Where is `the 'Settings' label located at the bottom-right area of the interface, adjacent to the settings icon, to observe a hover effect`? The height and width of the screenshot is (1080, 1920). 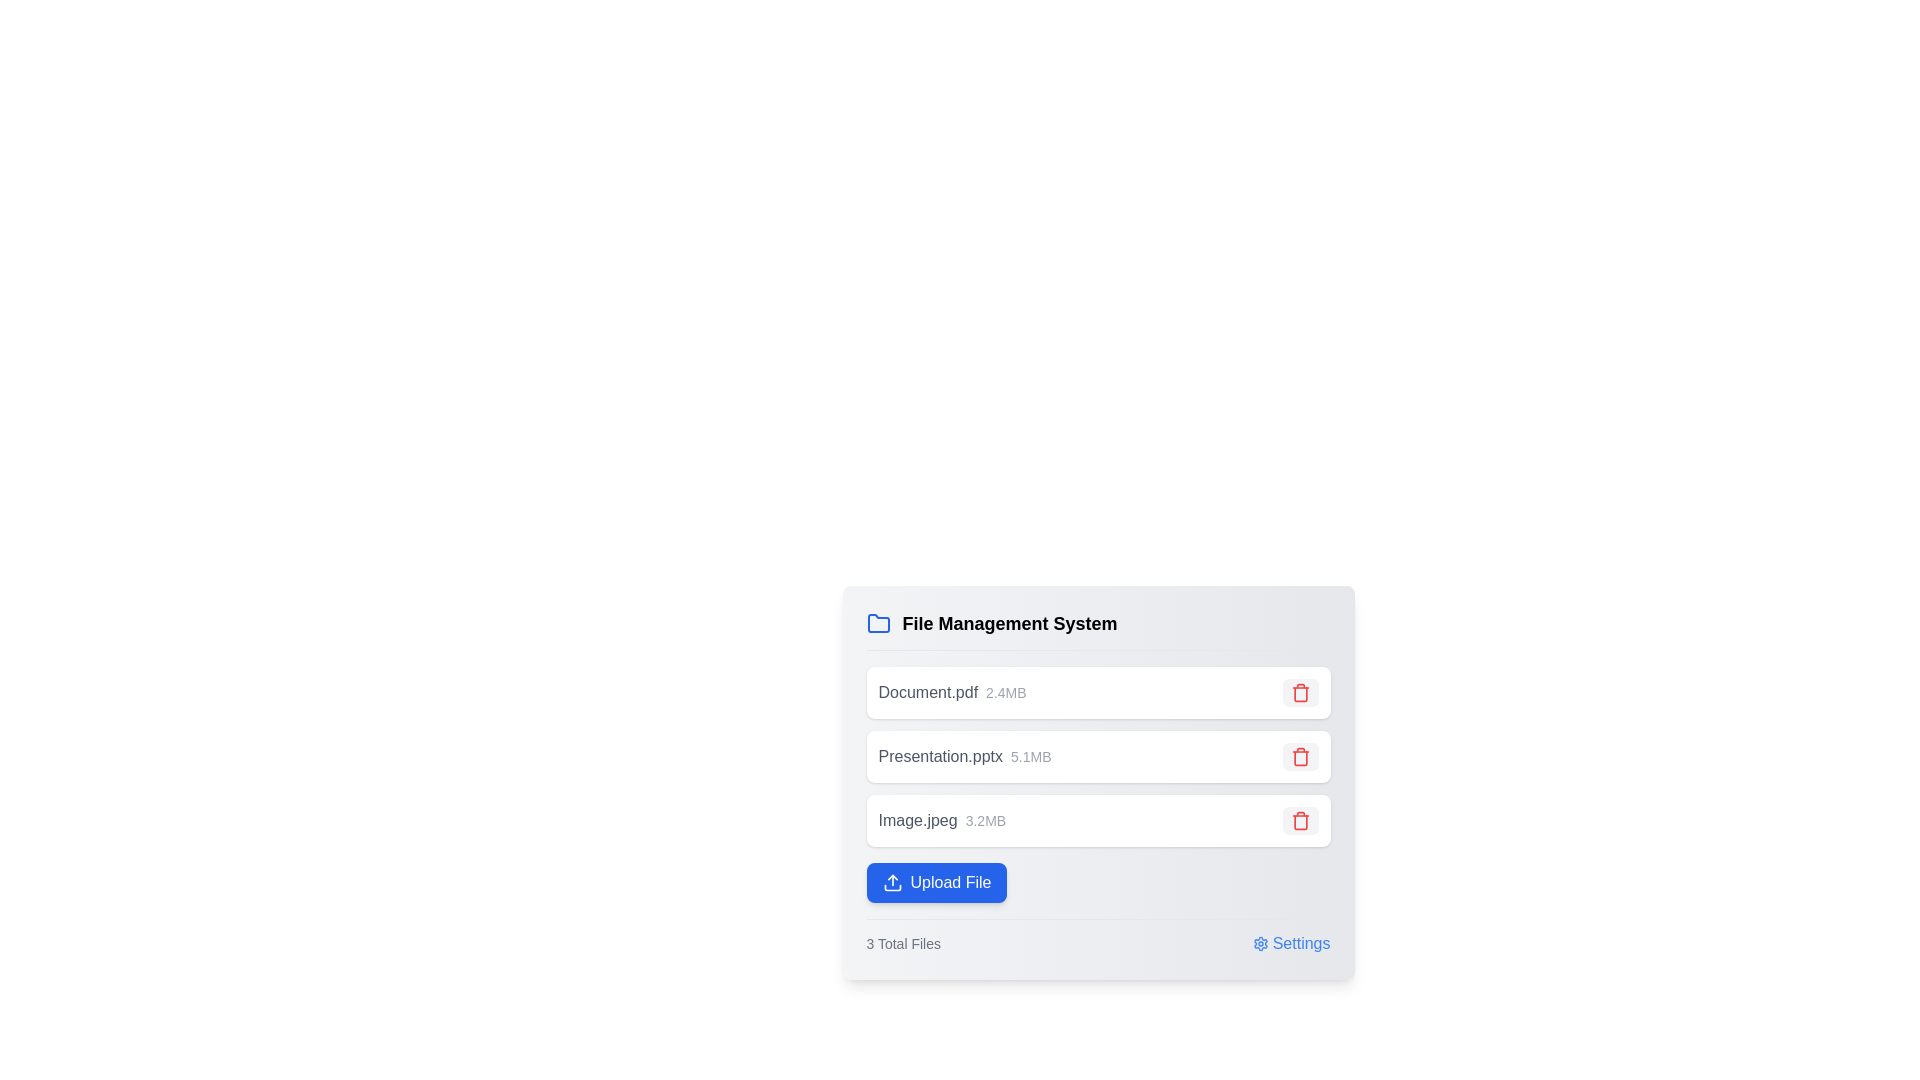
the 'Settings' label located at the bottom-right area of the interface, adjacent to the settings icon, to observe a hover effect is located at coordinates (1301, 944).